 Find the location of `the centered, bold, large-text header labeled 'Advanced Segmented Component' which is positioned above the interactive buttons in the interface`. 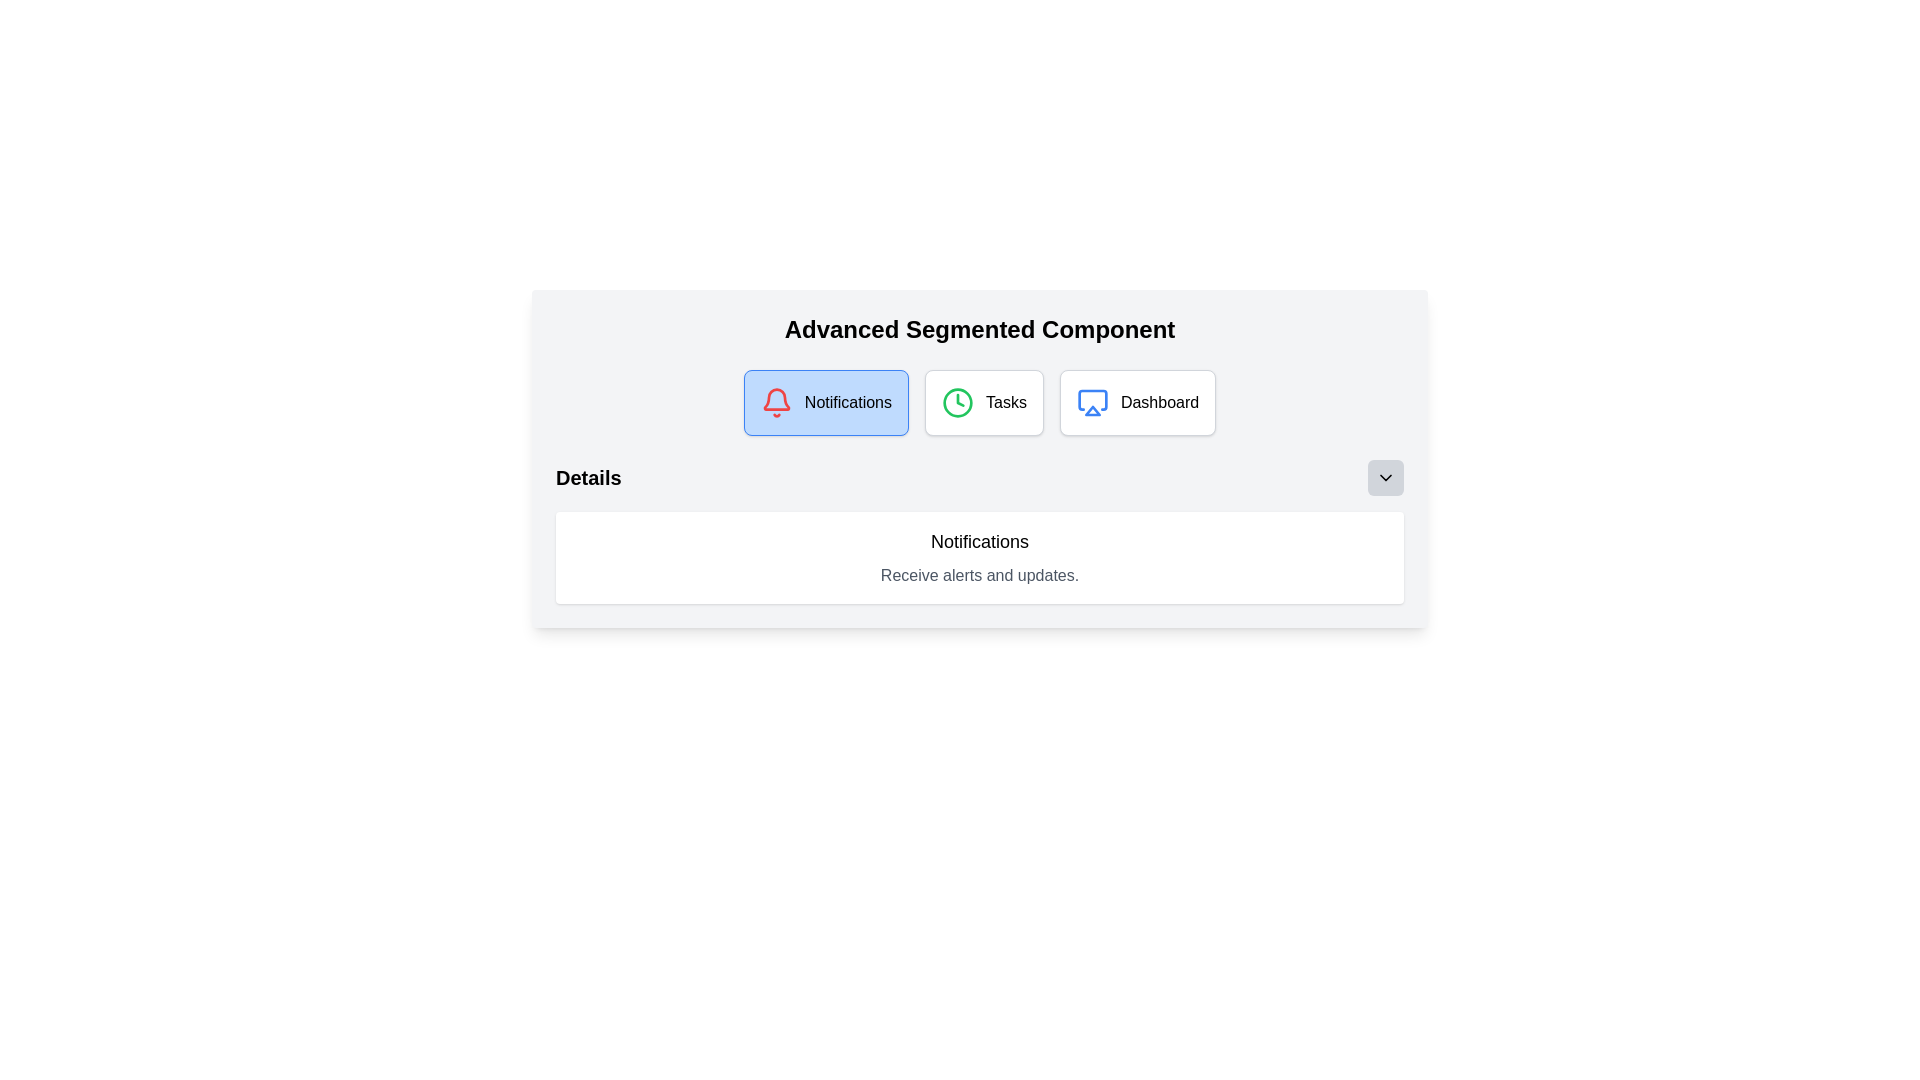

the centered, bold, large-text header labeled 'Advanced Segmented Component' which is positioned above the interactive buttons in the interface is located at coordinates (979, 329).